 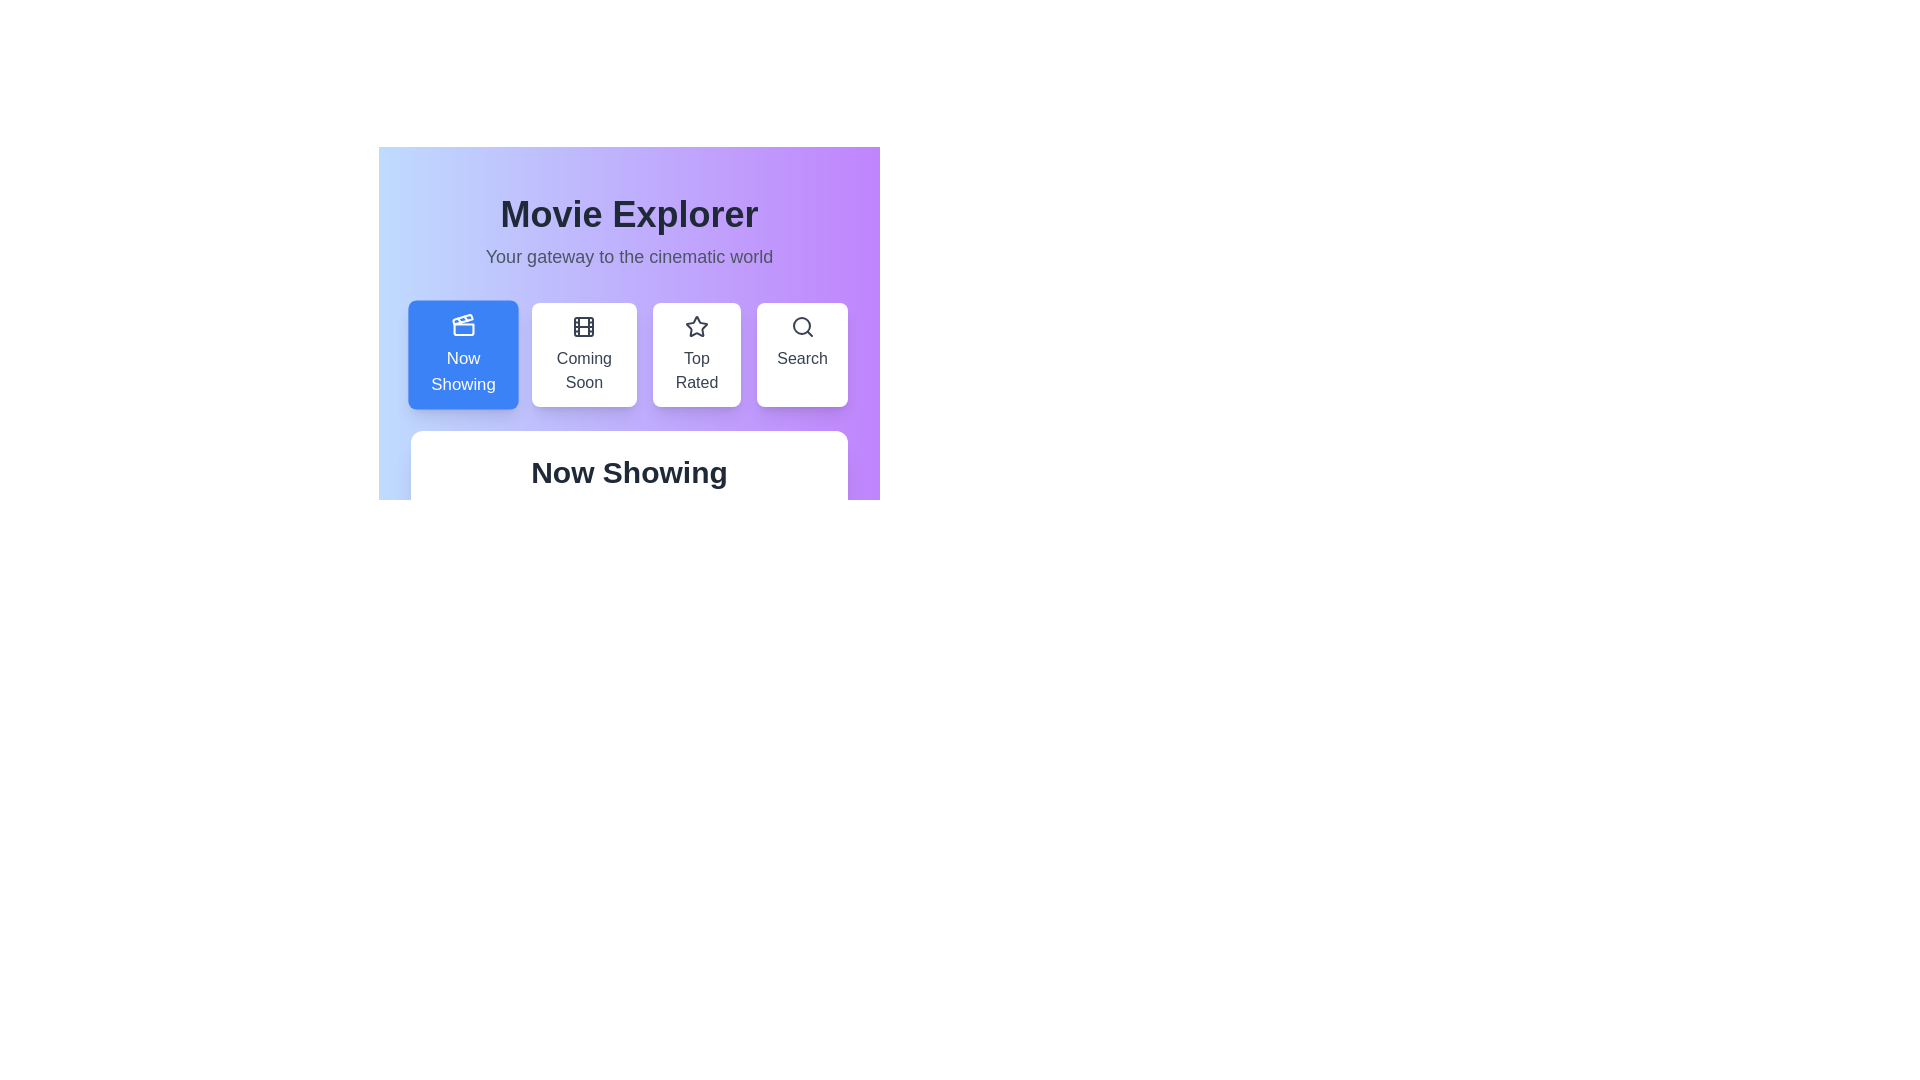 I want to click on the tab labeled Coming Soon, so click(x=583, y=353).